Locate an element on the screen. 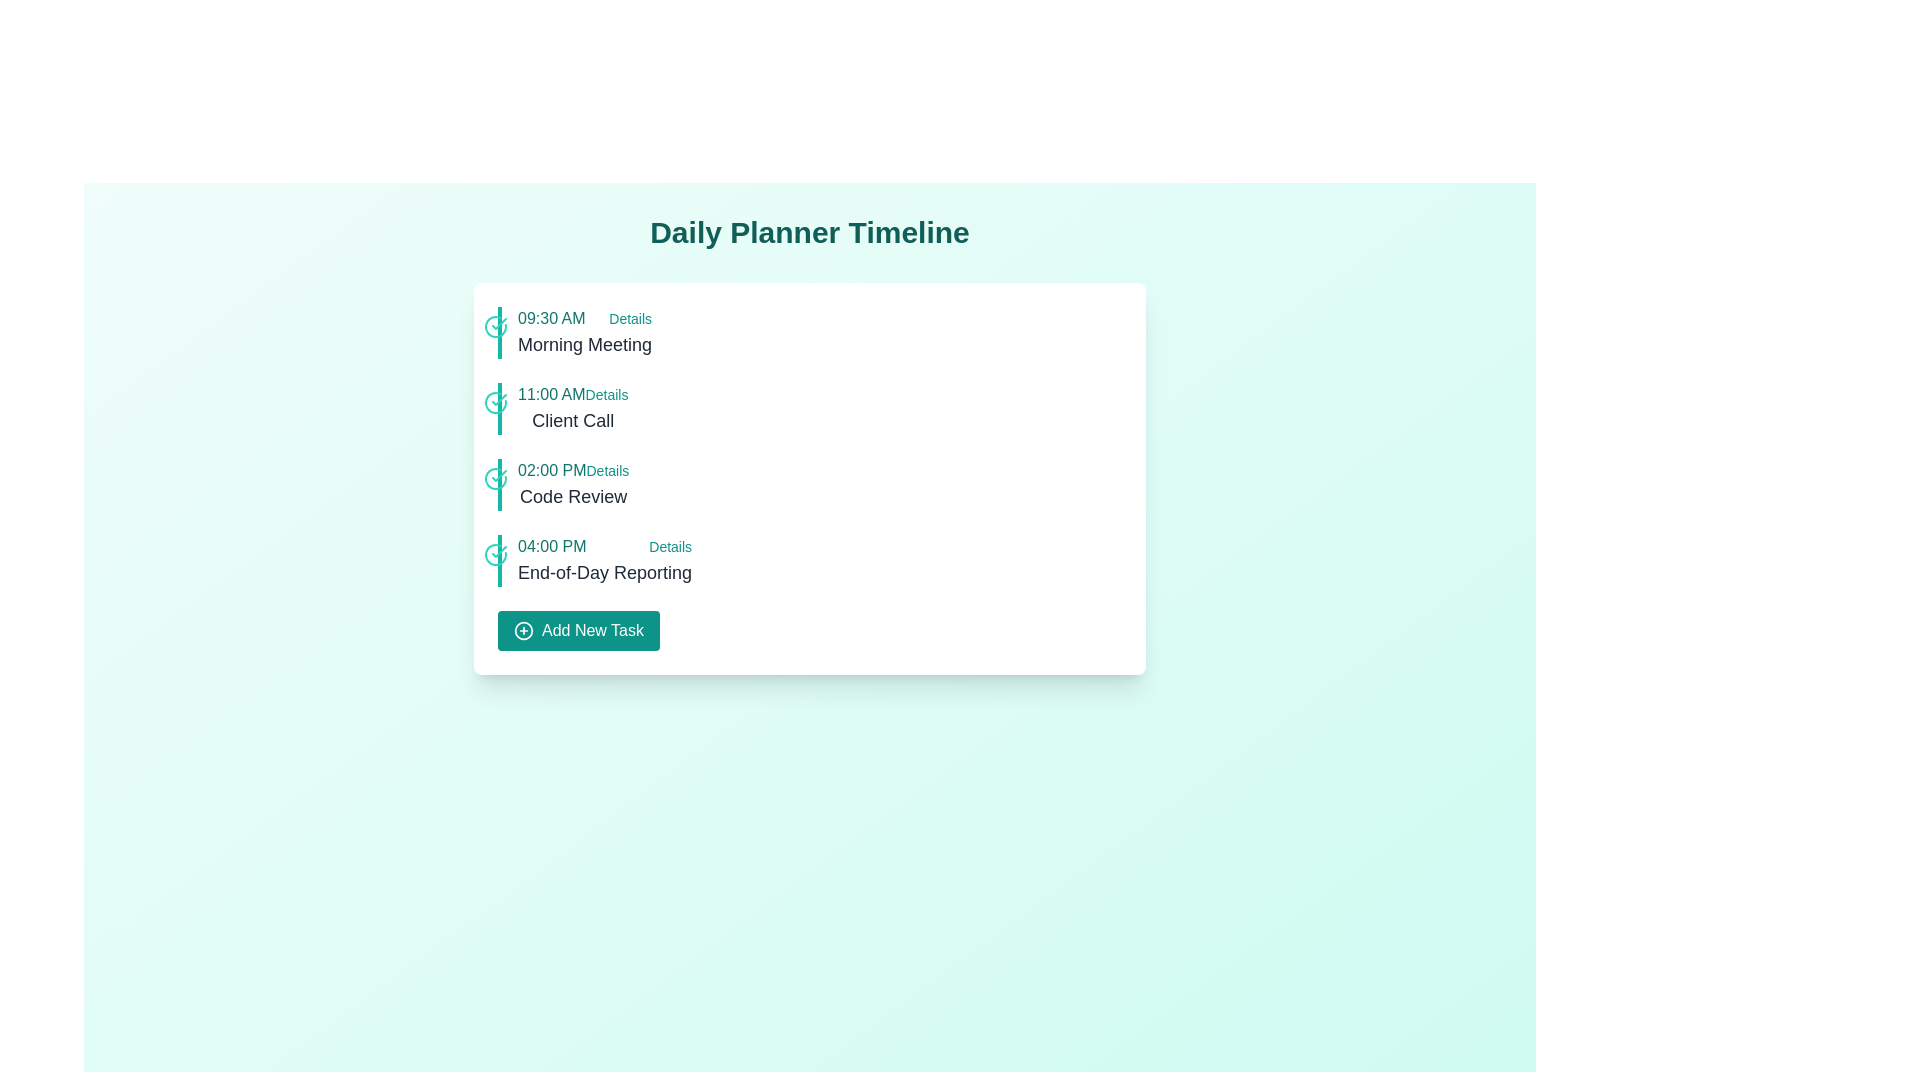 The height and width of the screenshot is (1080, 1920). the text label that identifies the task scheduled for '02:00 PM' on the Daily Planner Timeline, located in the third entry of the timeline list is located at coordinates (572, 496).